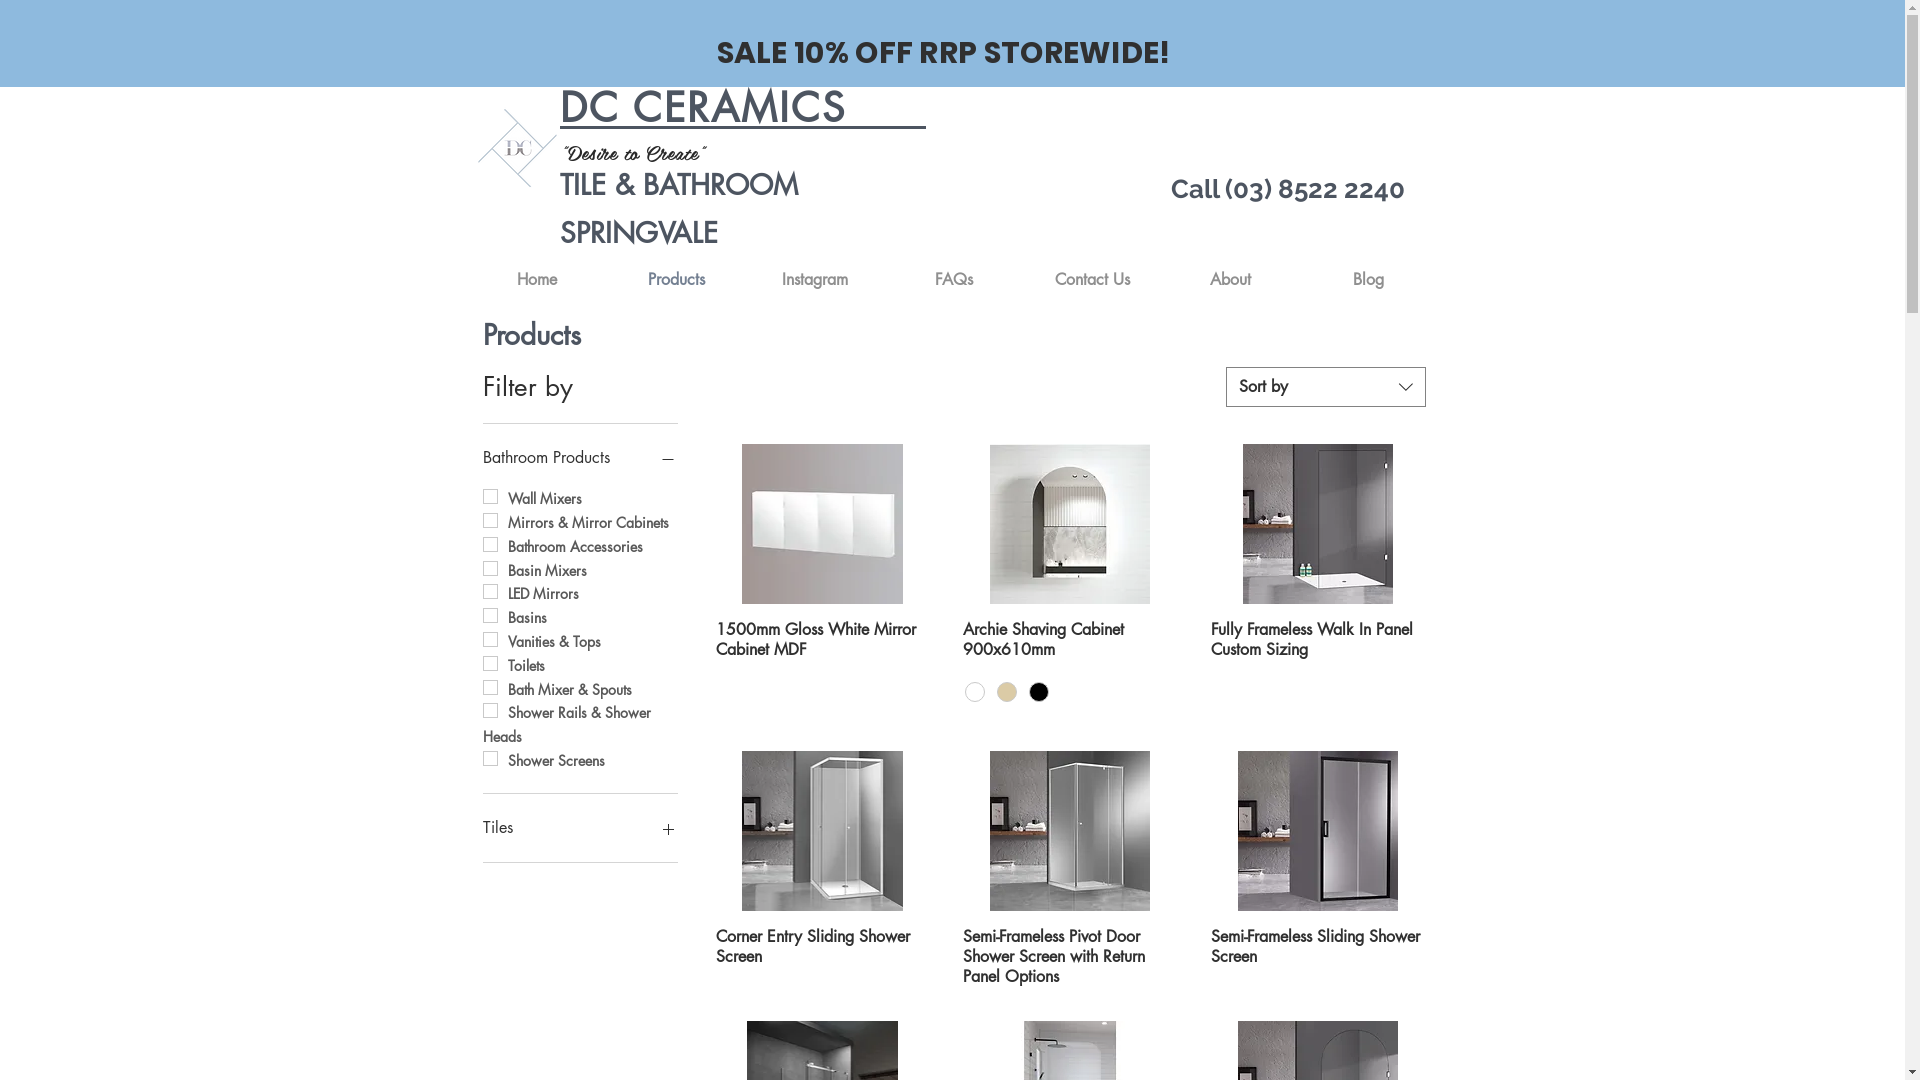 Image resolution: width=1920 pixels, height=1080 pixels. Describe the element at coordinates (637, 231) in the screenshot. I see `'SPRINGVALE'` at that location.